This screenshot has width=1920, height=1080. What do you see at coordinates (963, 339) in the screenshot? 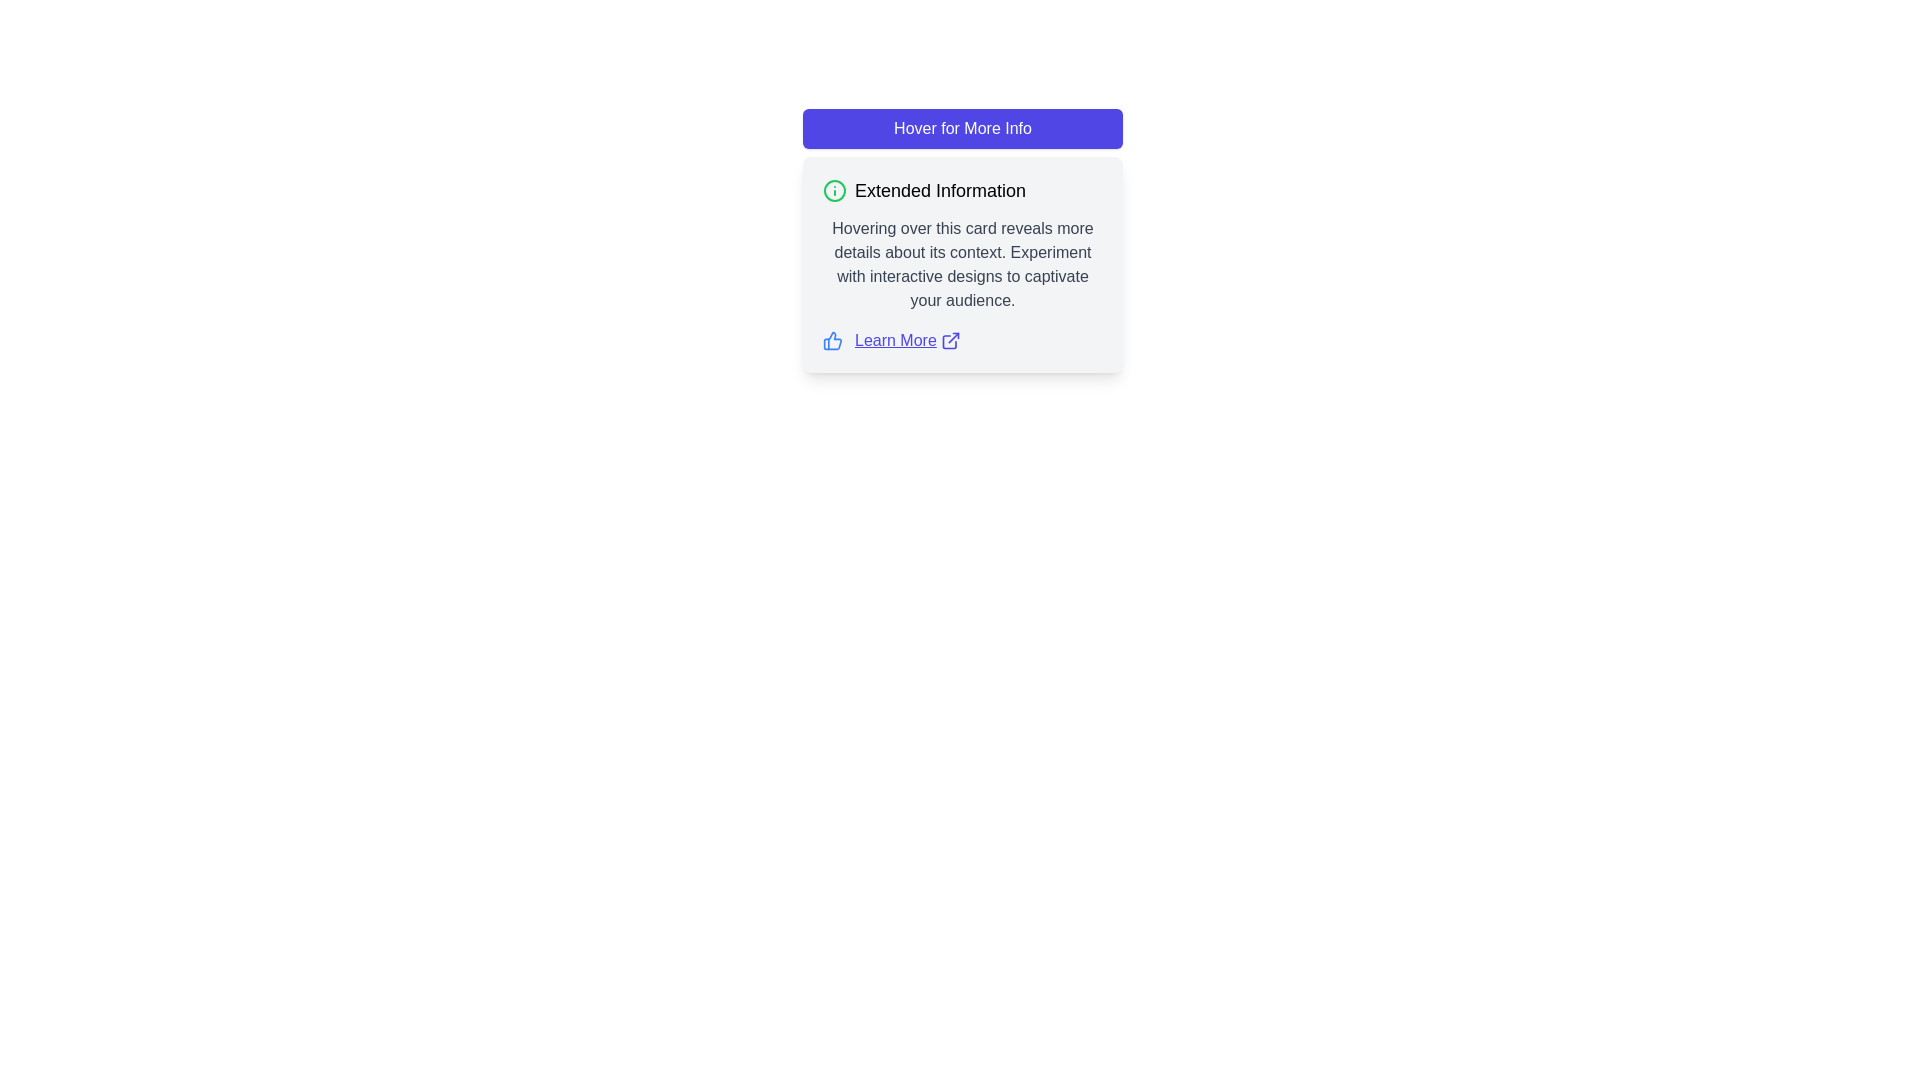
I see `the 'Learn More' hyperlink with thumbs-up and external-link icons located at the bottom of the 'Extended Information' card` at bounding box center [963, 339].